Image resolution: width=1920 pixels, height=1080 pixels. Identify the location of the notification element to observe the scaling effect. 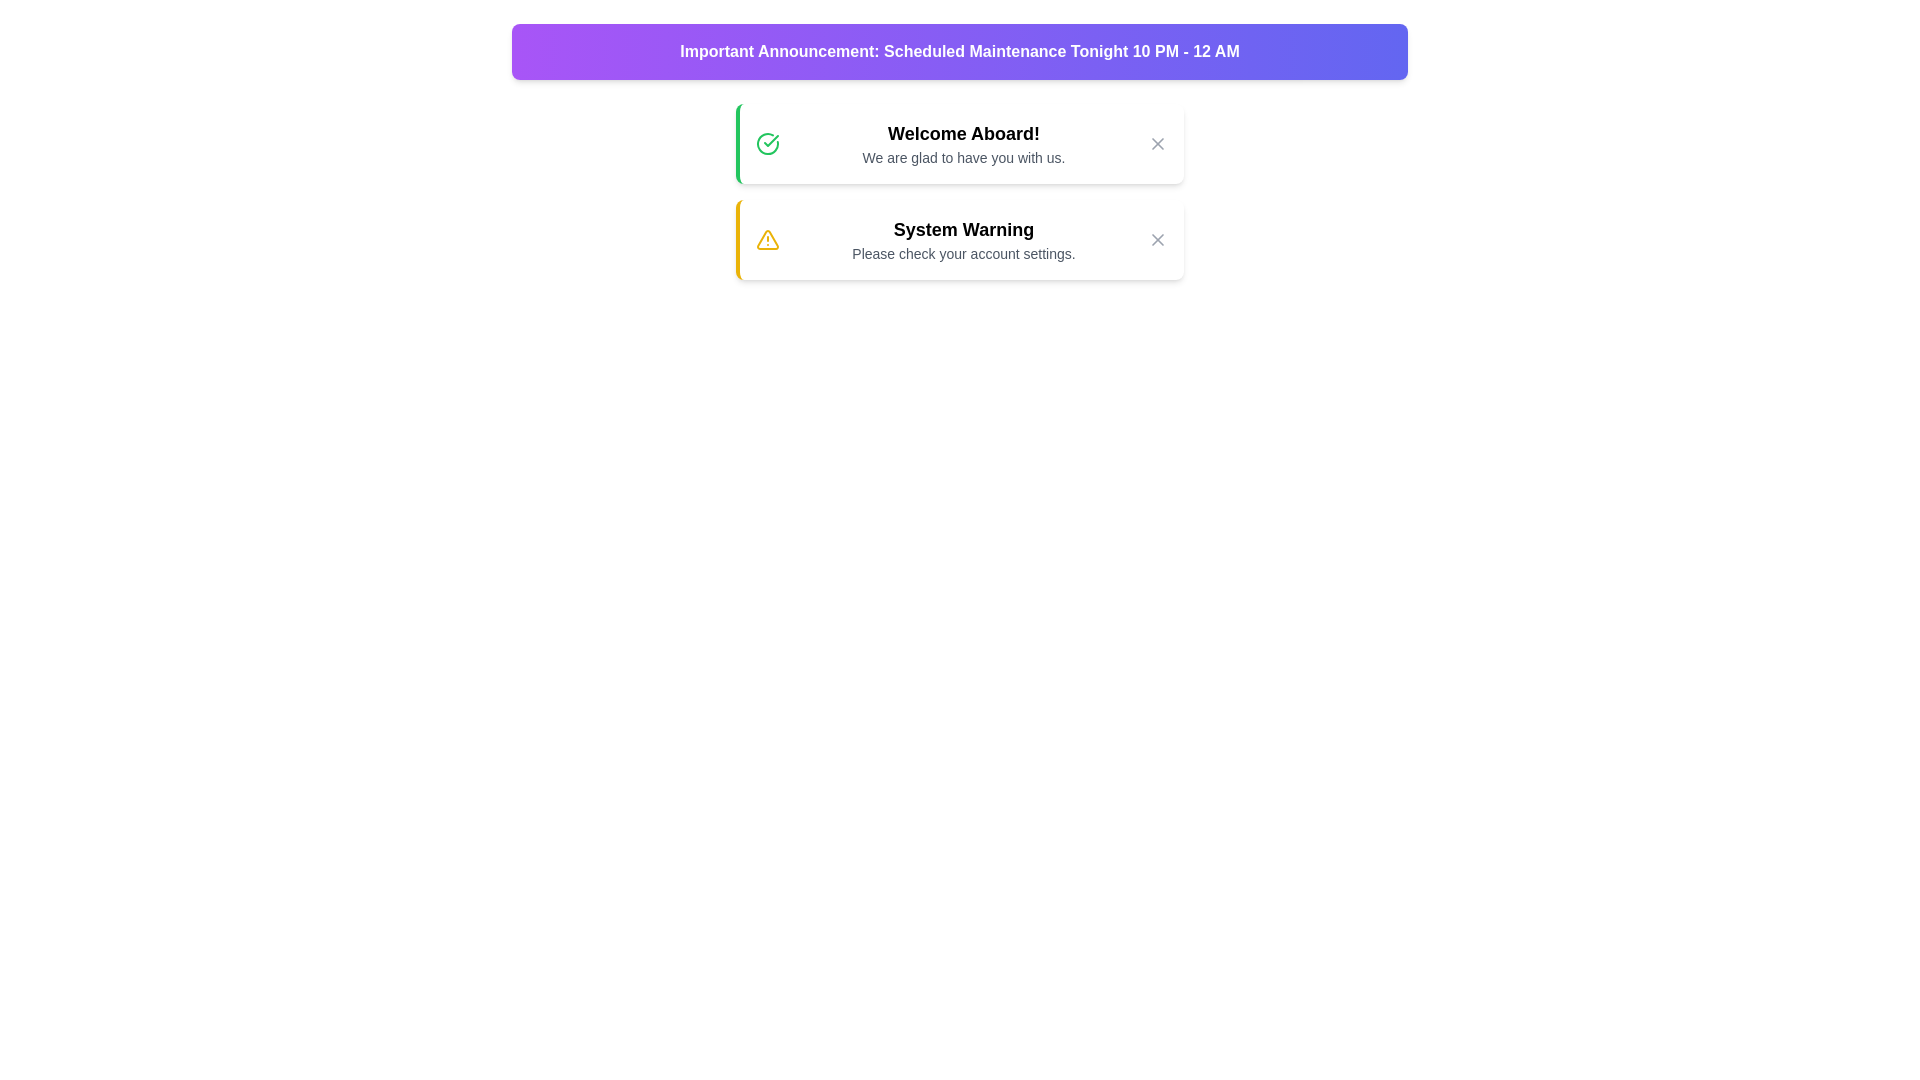
(960, 142).